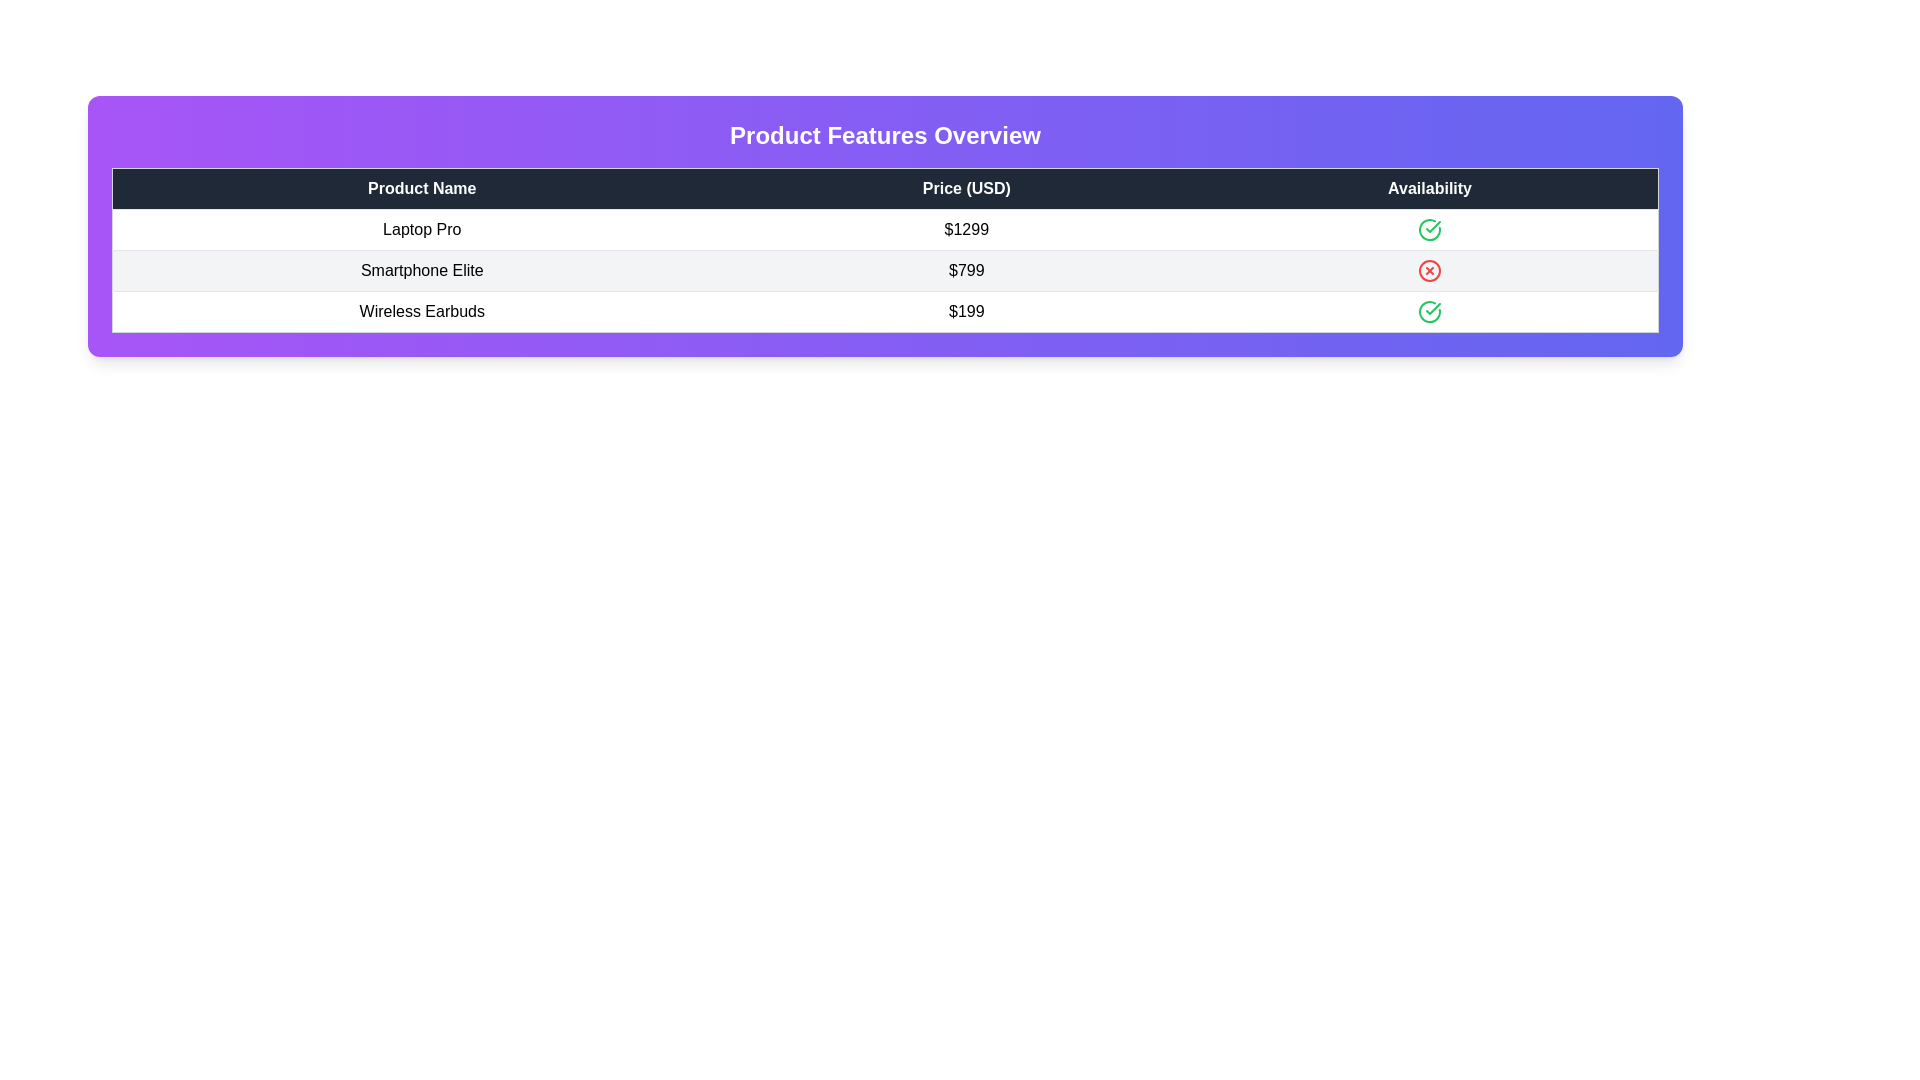 The height and width of the screenshot is (1080, 1920). Describe the element at coordinates (1429, 312) in the screenshot. I see `the availability indicator icon for 'Wireless Earbuds', which is represented by a green checkmark located in the last right column of the third row of the product table` at that location.